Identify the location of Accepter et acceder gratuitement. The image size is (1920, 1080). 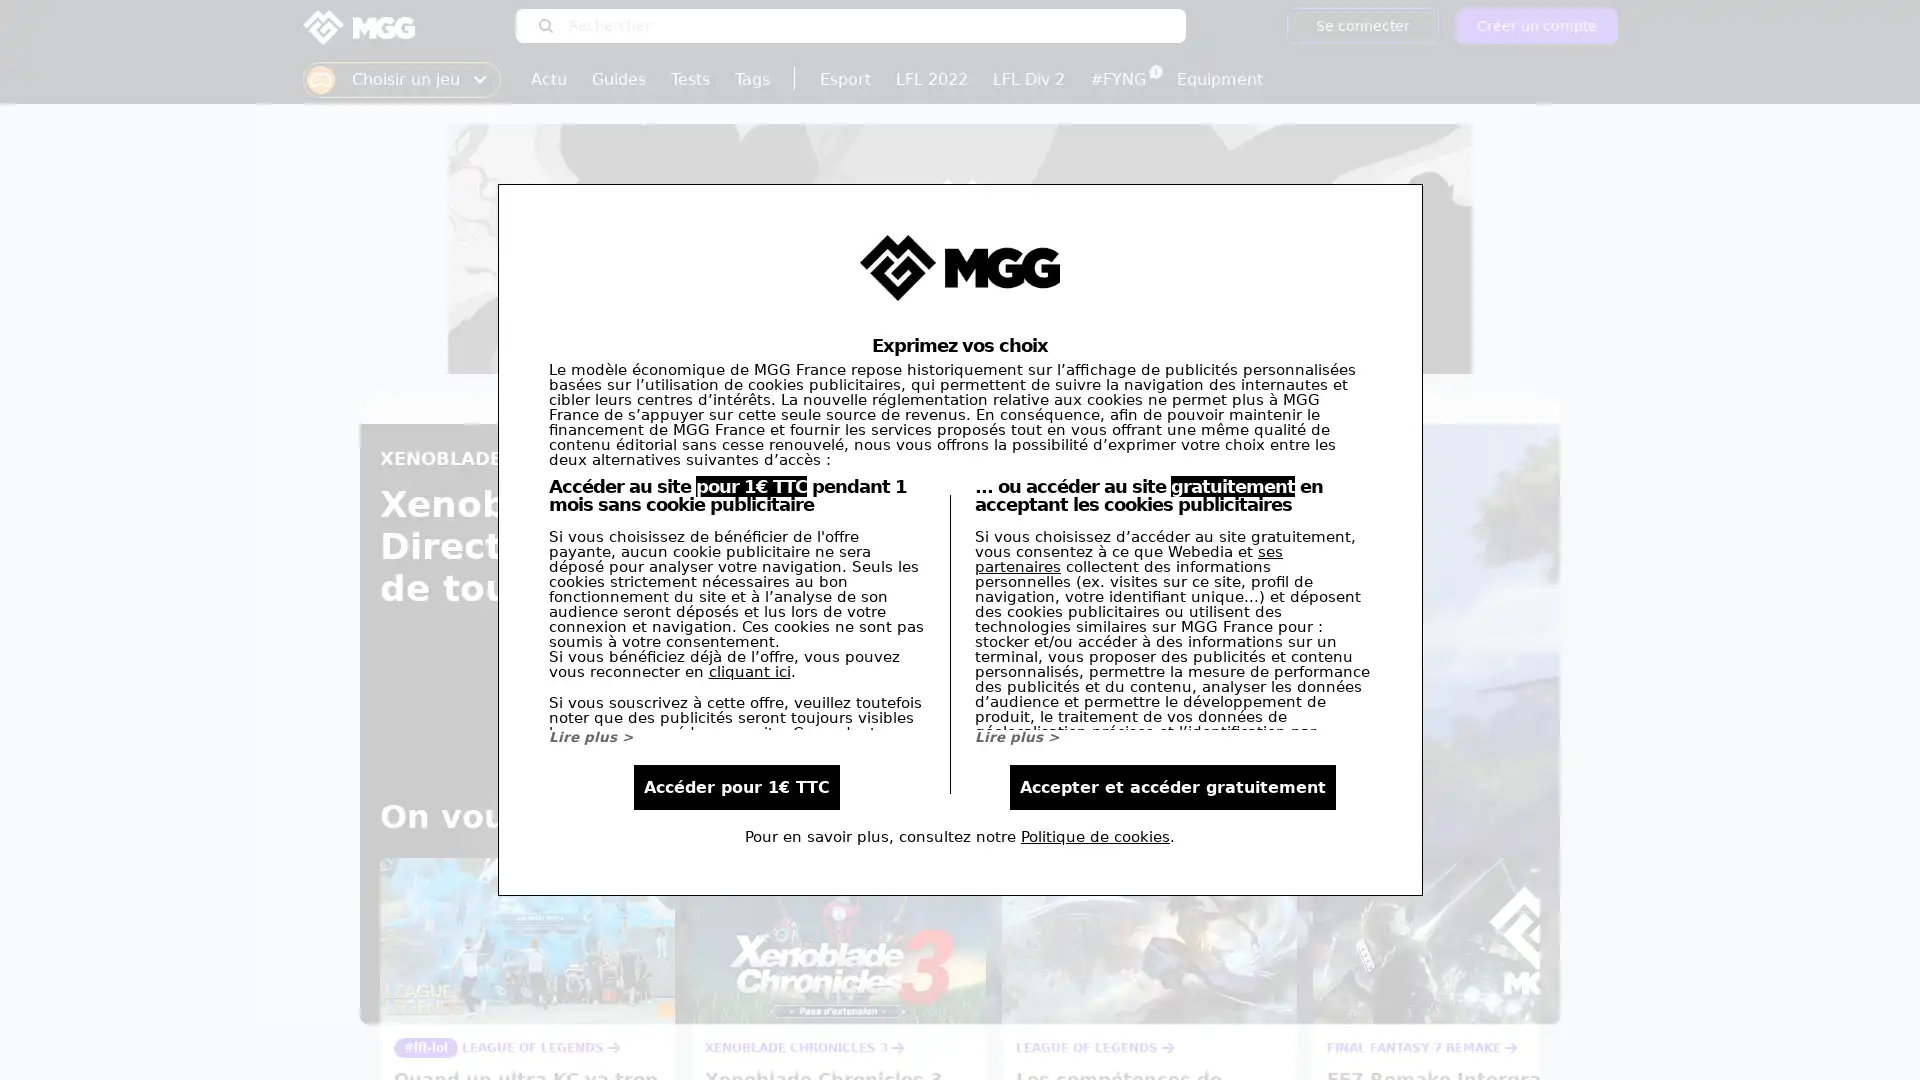
(1172, 786).